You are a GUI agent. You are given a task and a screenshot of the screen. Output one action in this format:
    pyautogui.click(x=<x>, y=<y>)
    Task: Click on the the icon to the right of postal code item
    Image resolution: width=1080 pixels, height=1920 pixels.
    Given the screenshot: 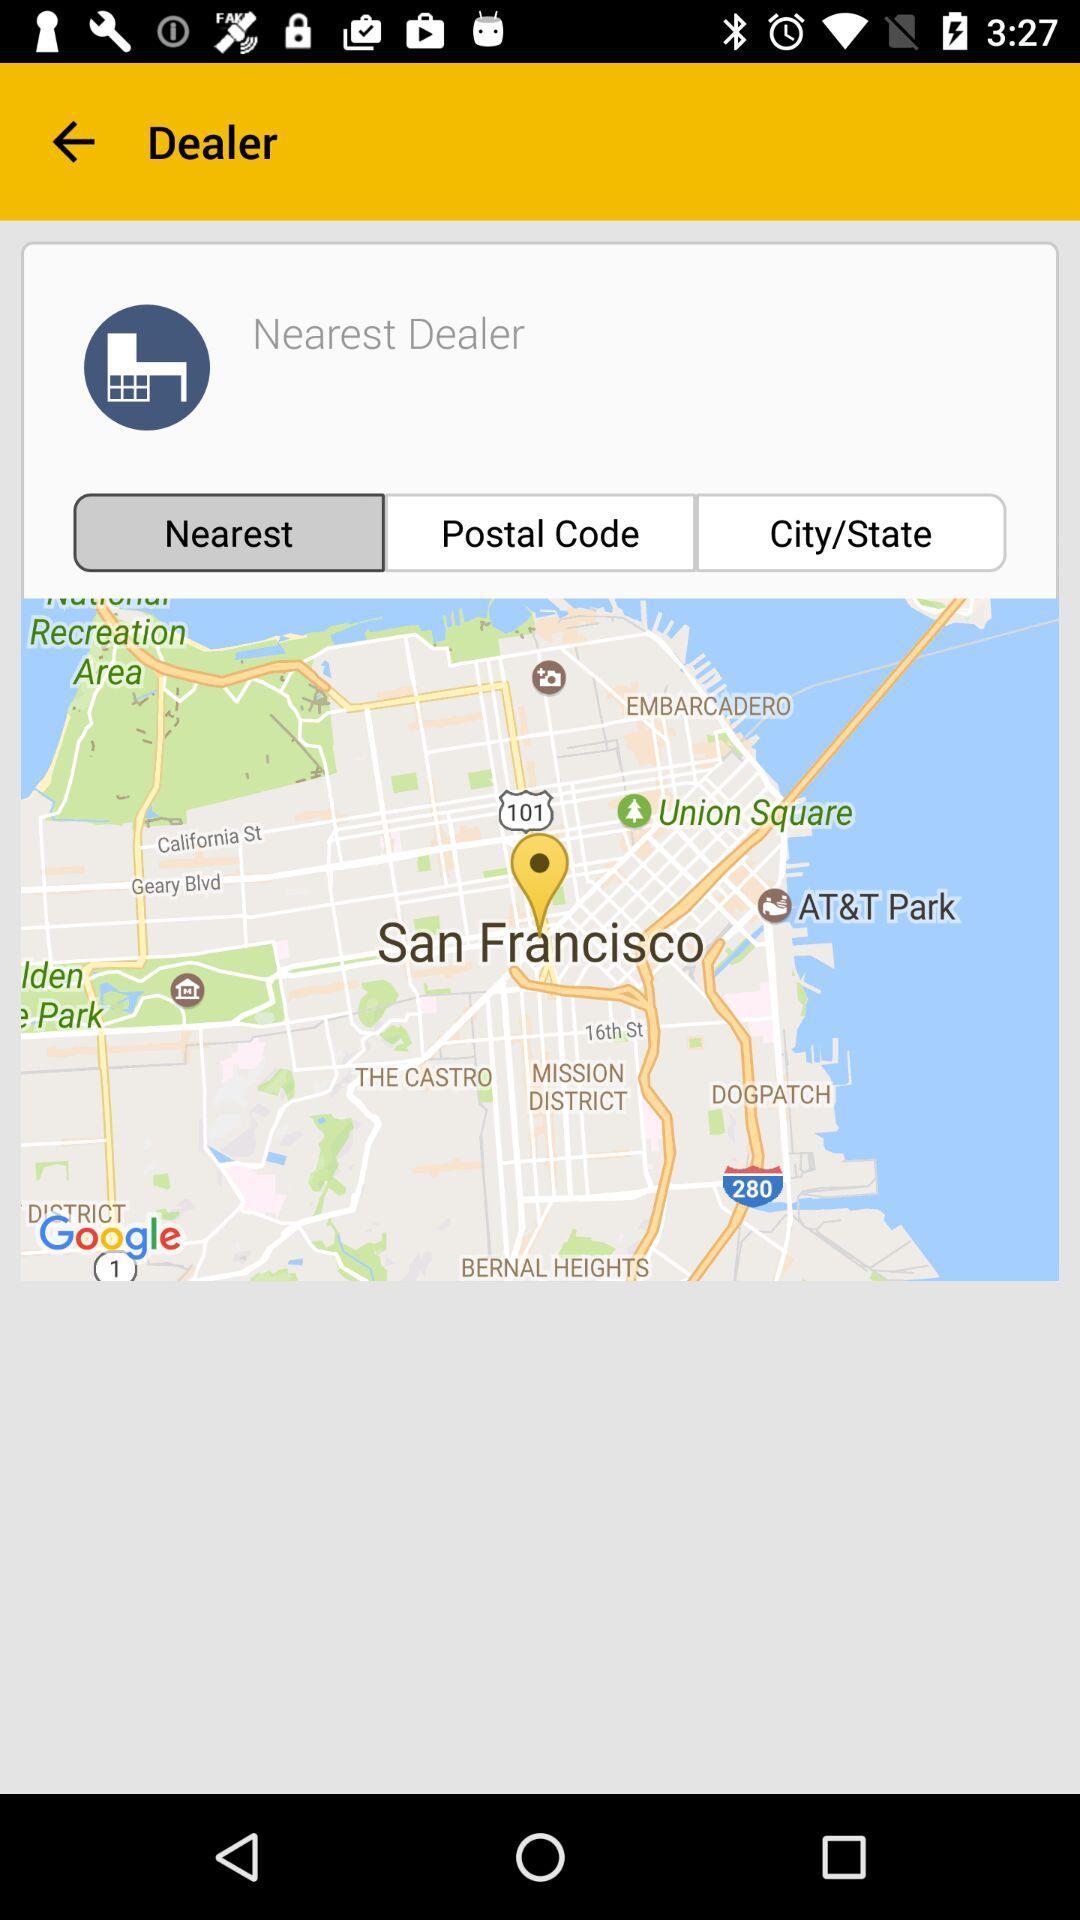 What is the action you would take?
    pyautogui.click(x=851, y=532)
    